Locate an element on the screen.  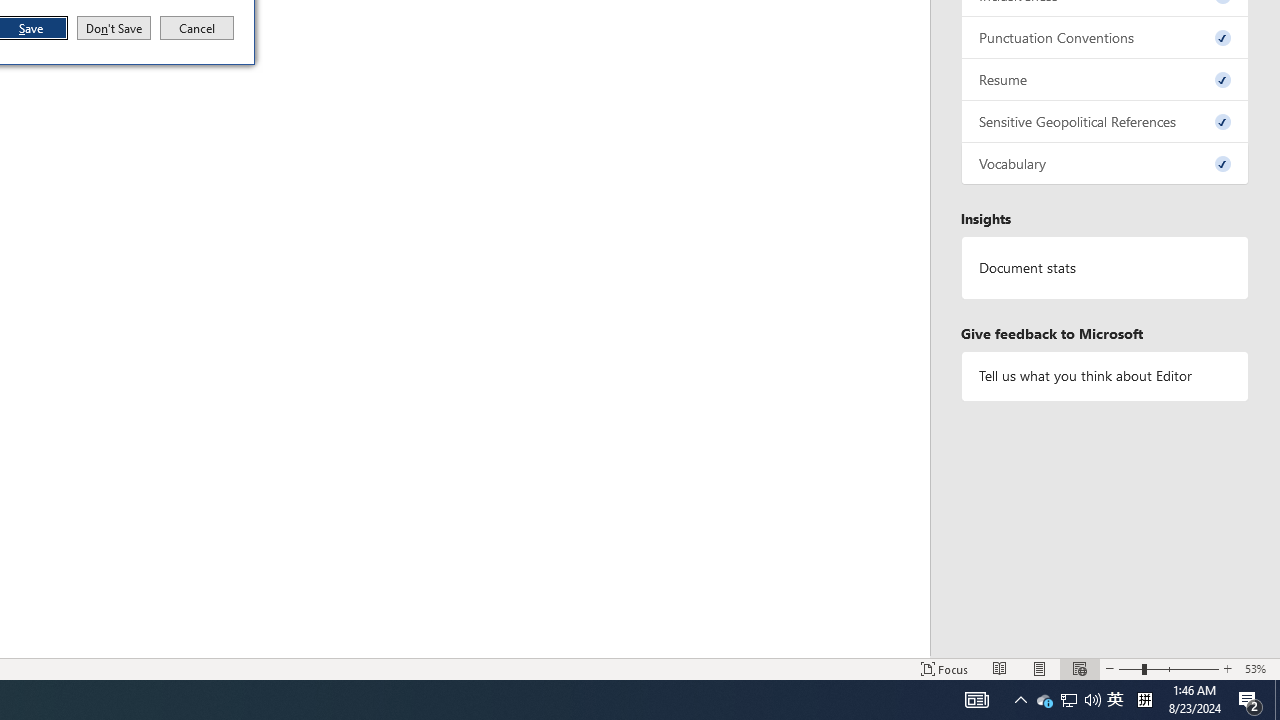
'Vocabulary, 0 issues. Press space or enter to review items.' is located at coordinates (1104, 162).